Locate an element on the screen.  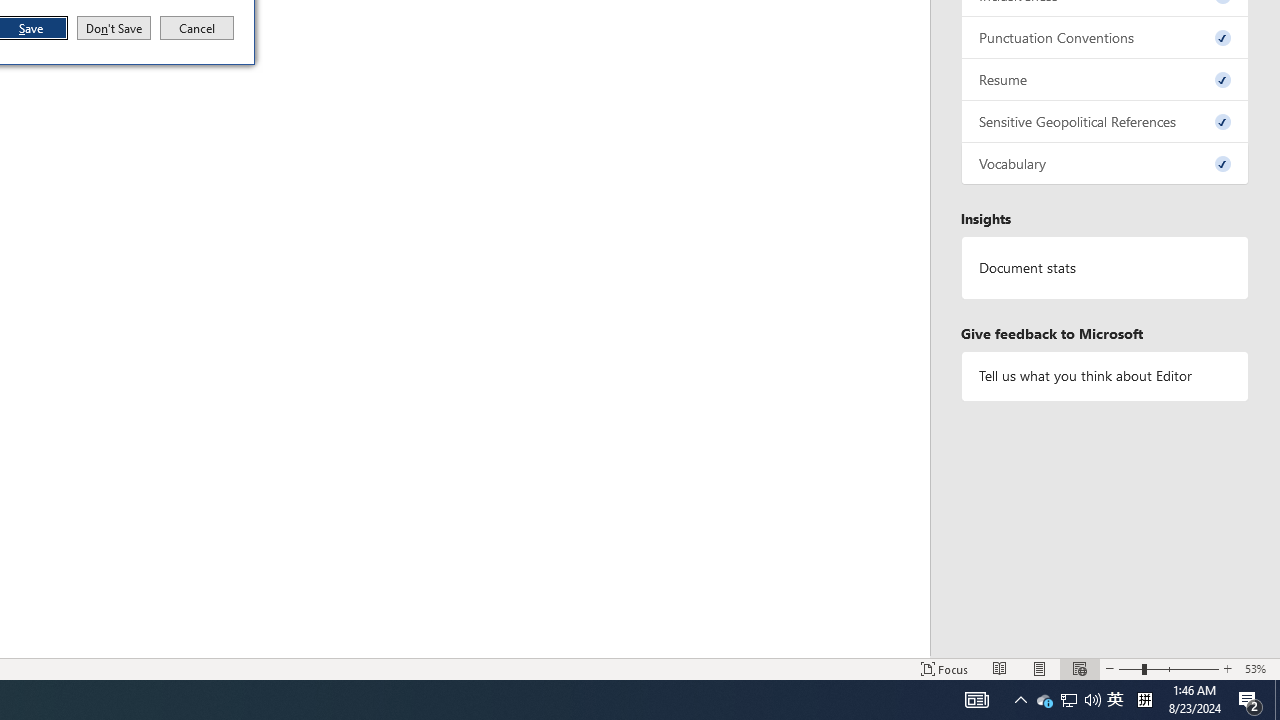
'Vocabulary, 0 issues. Press space or enter to review items.' is located at coordinates (1104, 162).